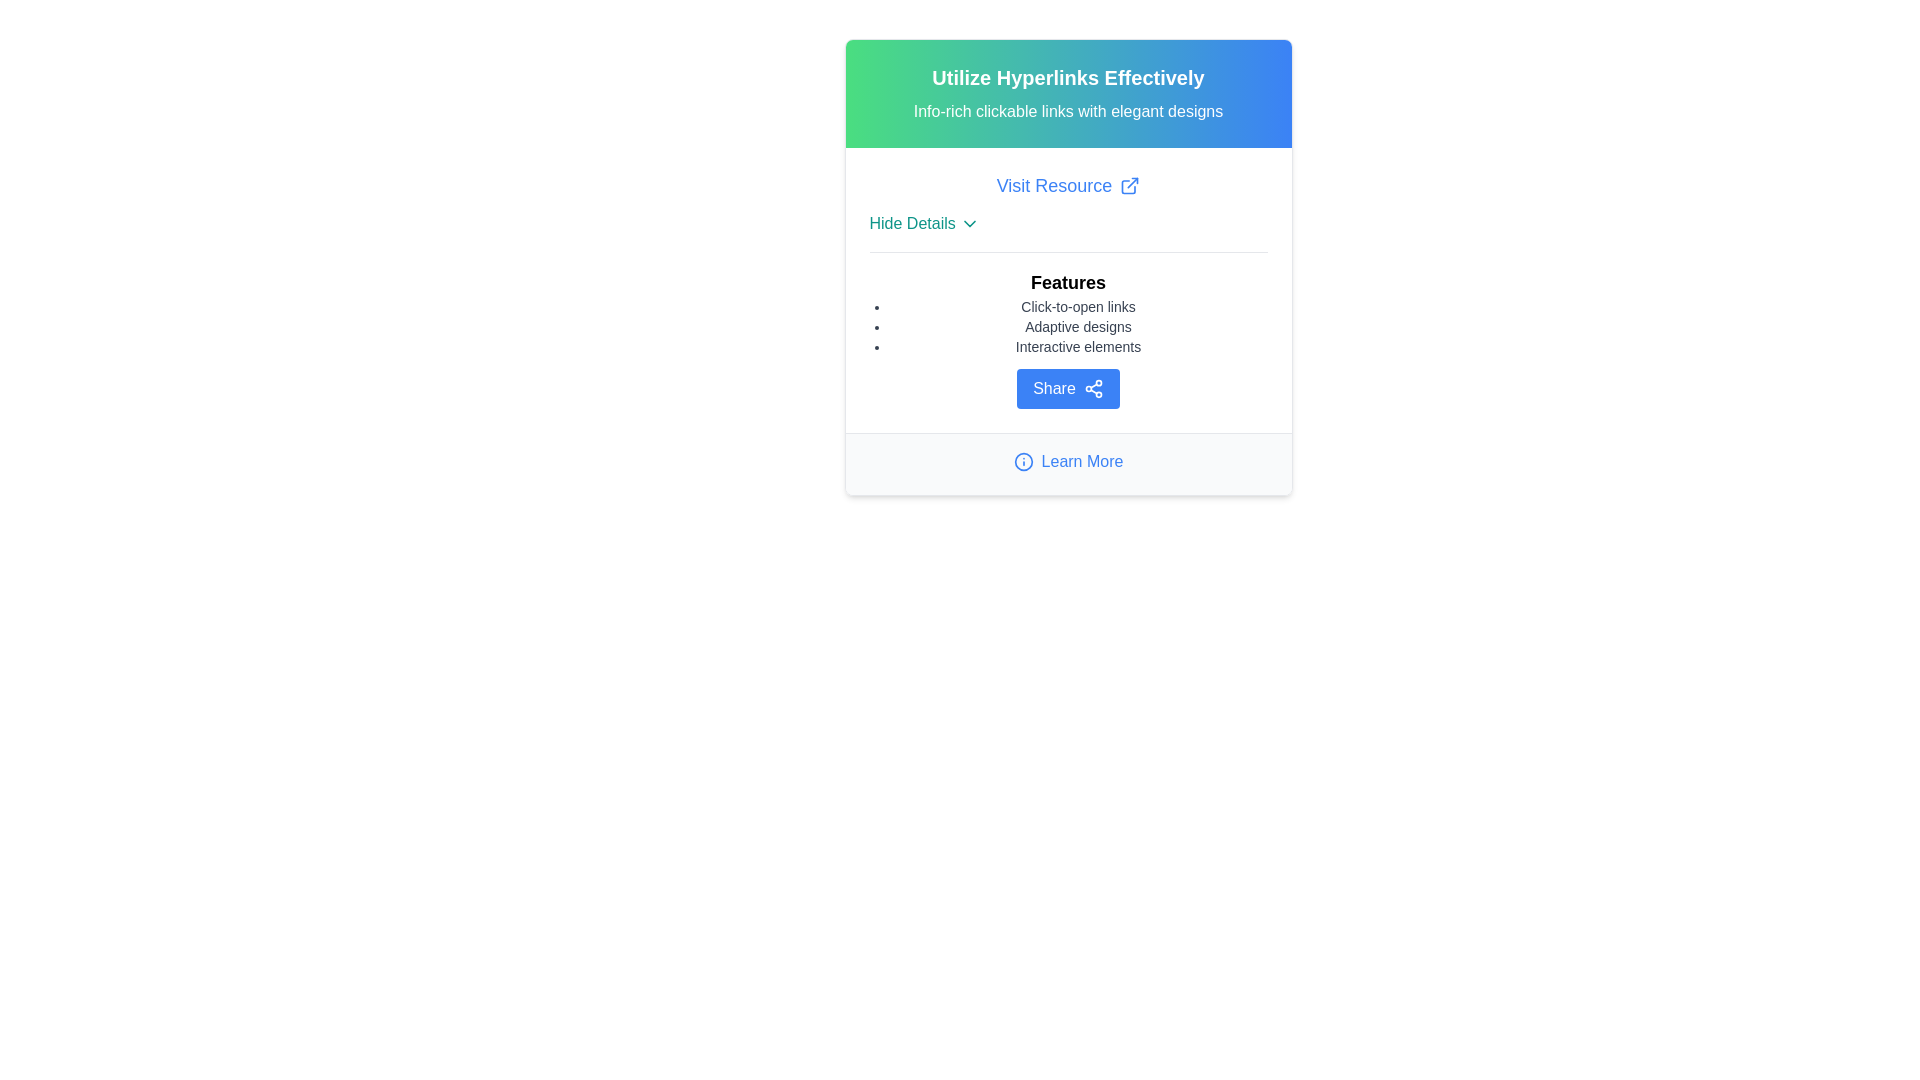 The image size is (1920, 1080). What do you see at coordinates (1092, 389) in the screenshot?
I see `the sharing icon located within the rounded blue button labeled 'Share'` at bounding box center [1092, 389].